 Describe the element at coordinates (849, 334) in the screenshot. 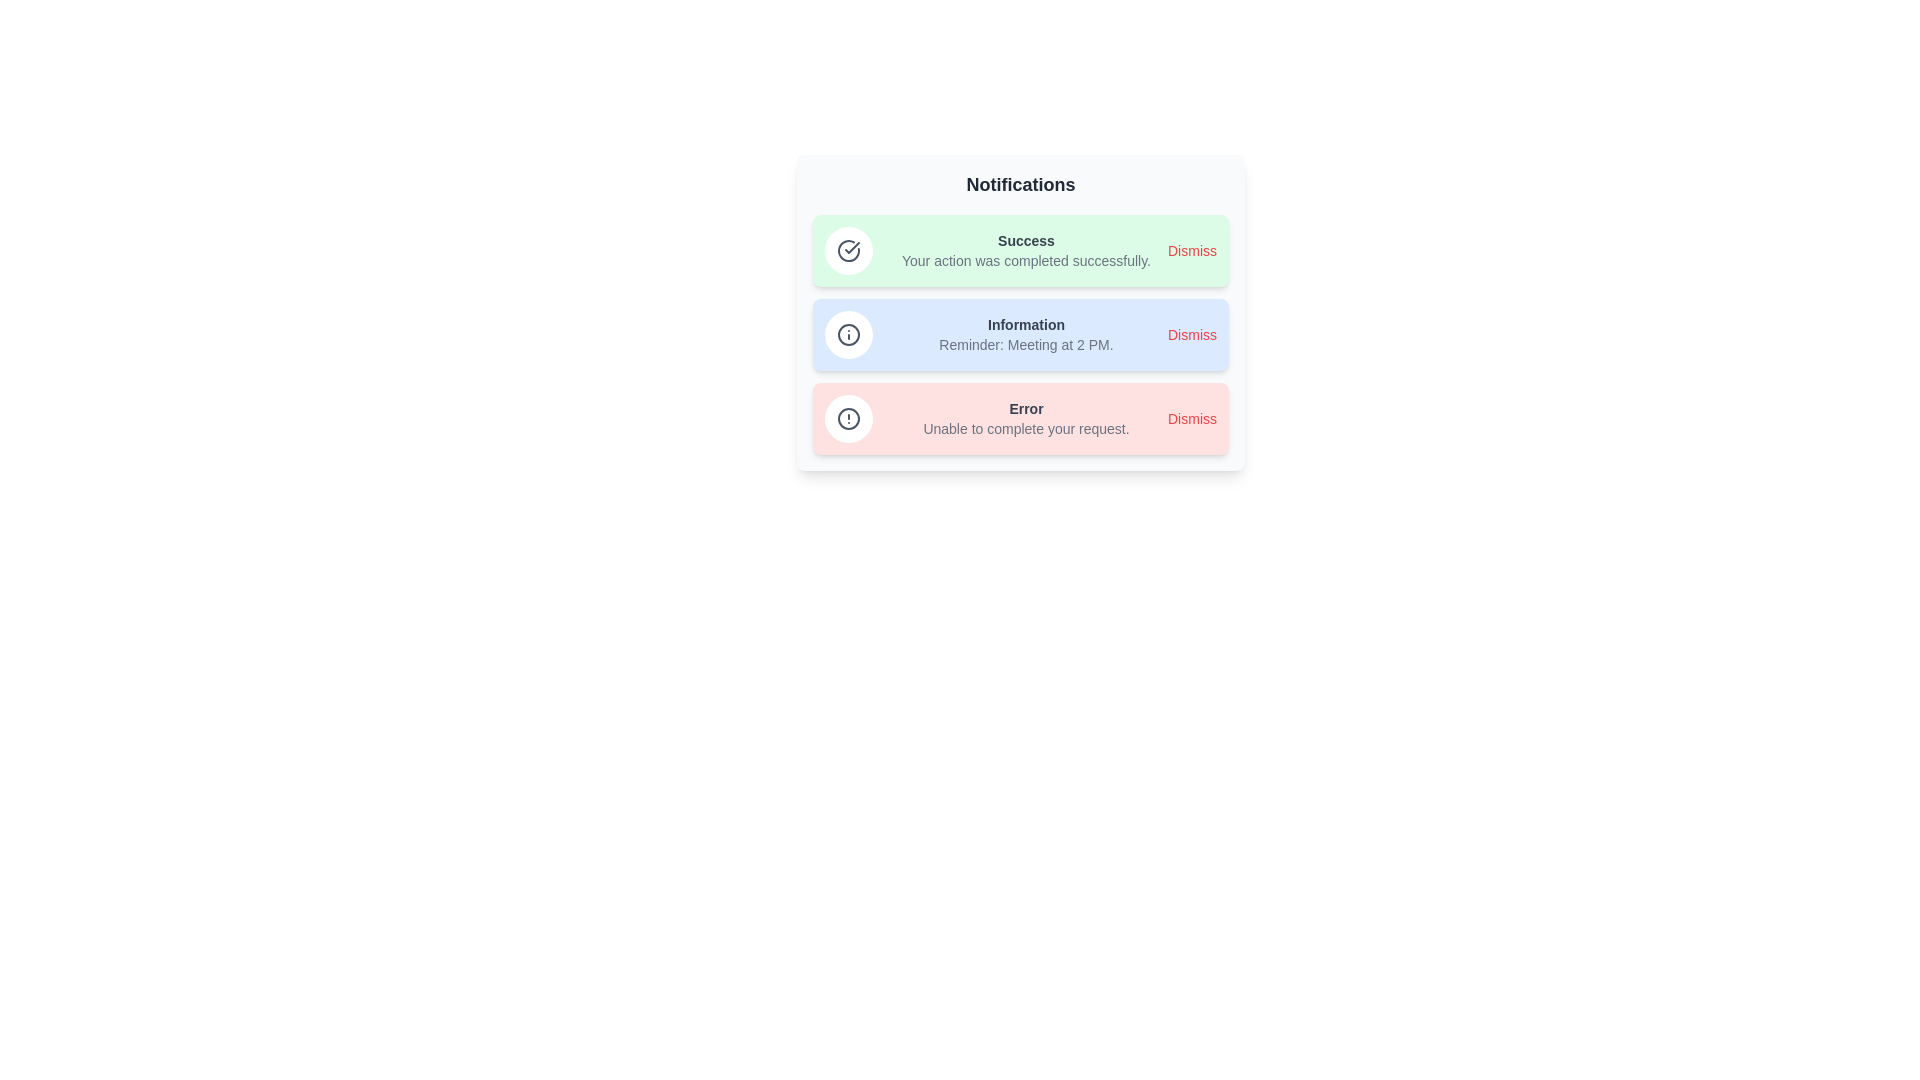

I see `the icon of the Information notification` at that location.